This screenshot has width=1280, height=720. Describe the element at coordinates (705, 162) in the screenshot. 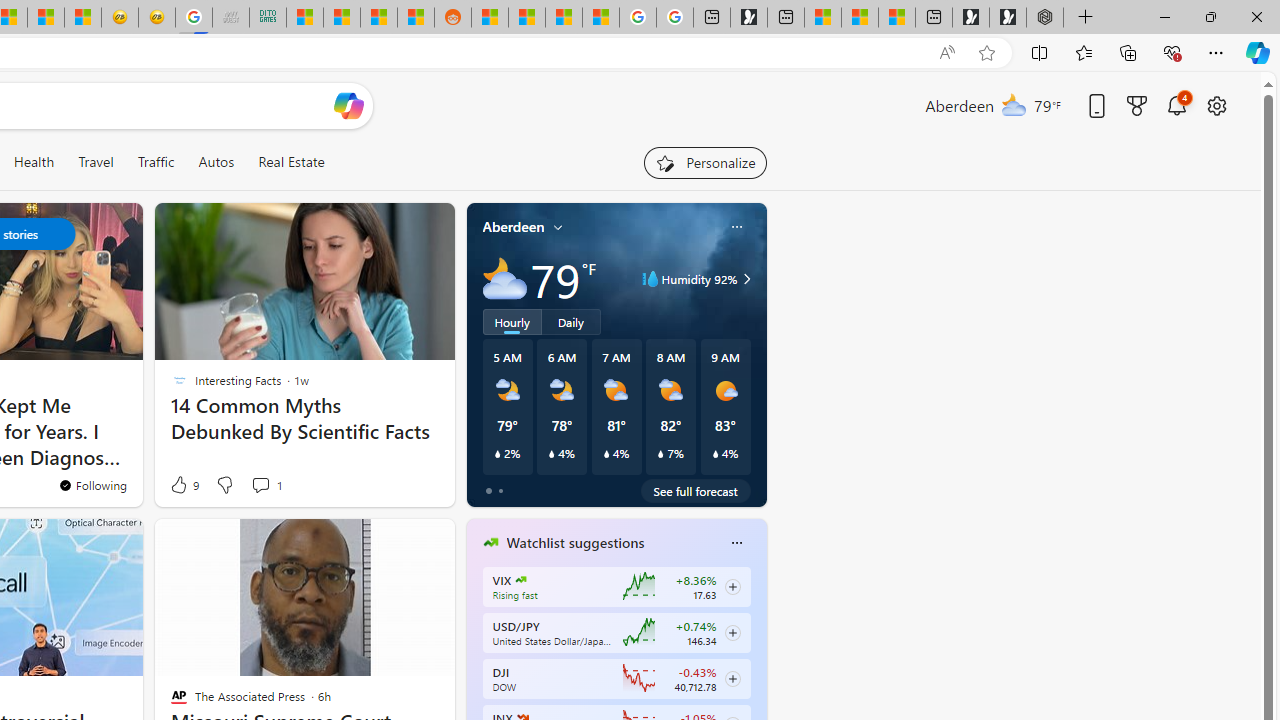

I see `'Personalize your feed"'` at that location.